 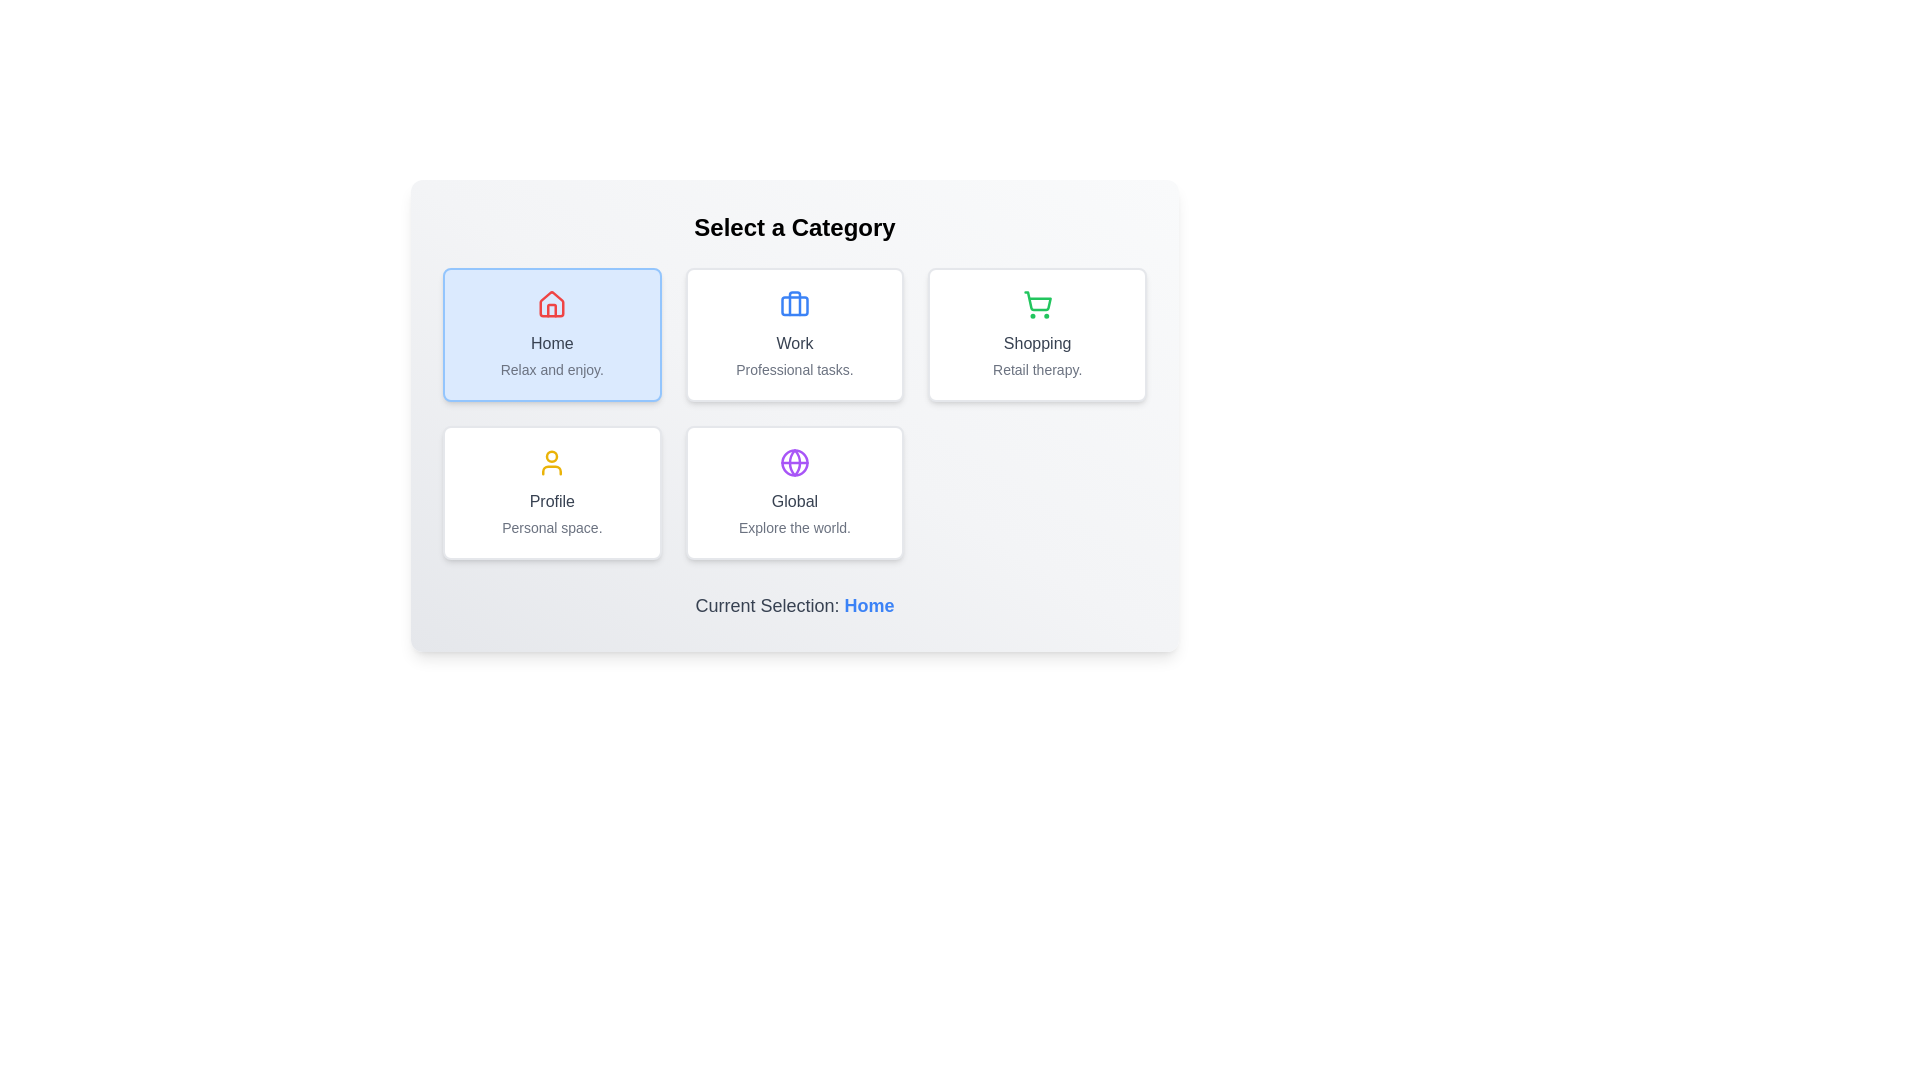 I want to click on the category button for Shopping, so click(x=1037, y=334).